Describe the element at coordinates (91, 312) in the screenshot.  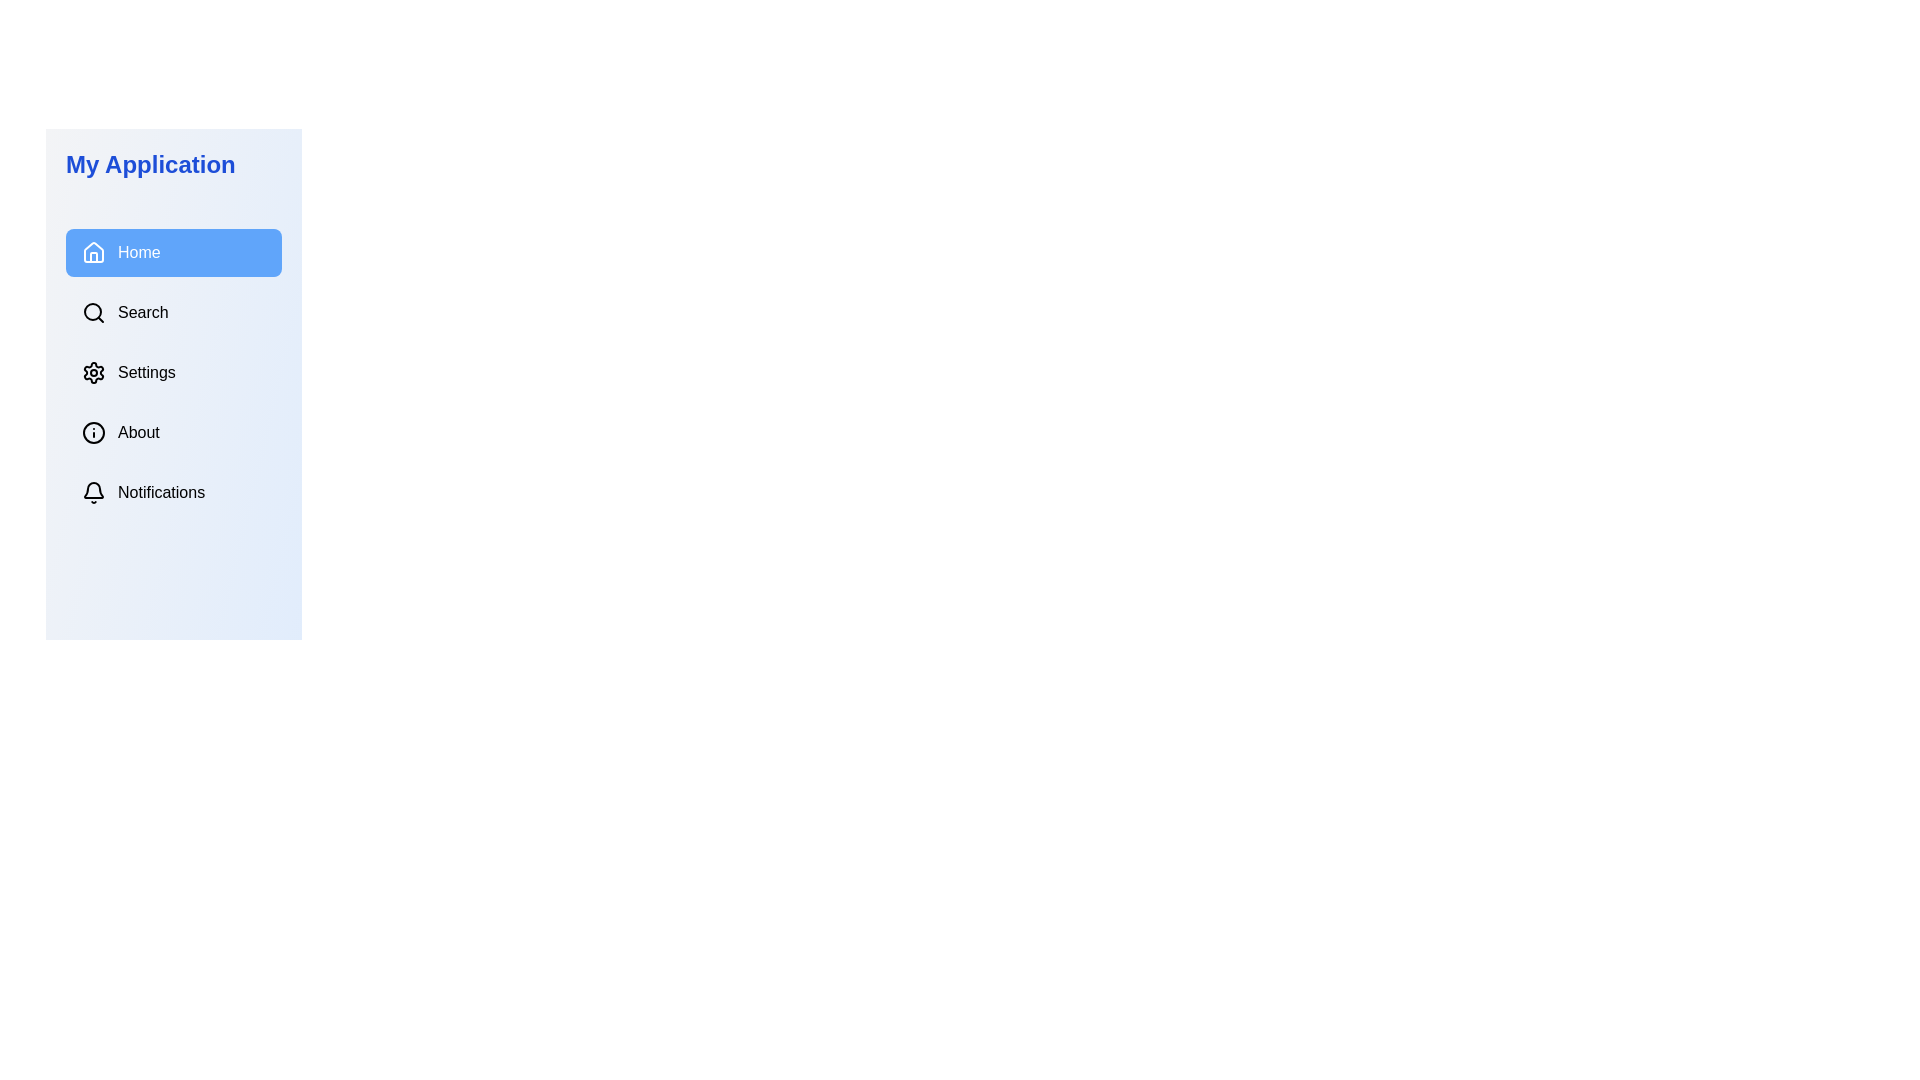
I see `the lens part of the magnifying glass icon in the 'Search' menu item to trigger a search action` at that location.